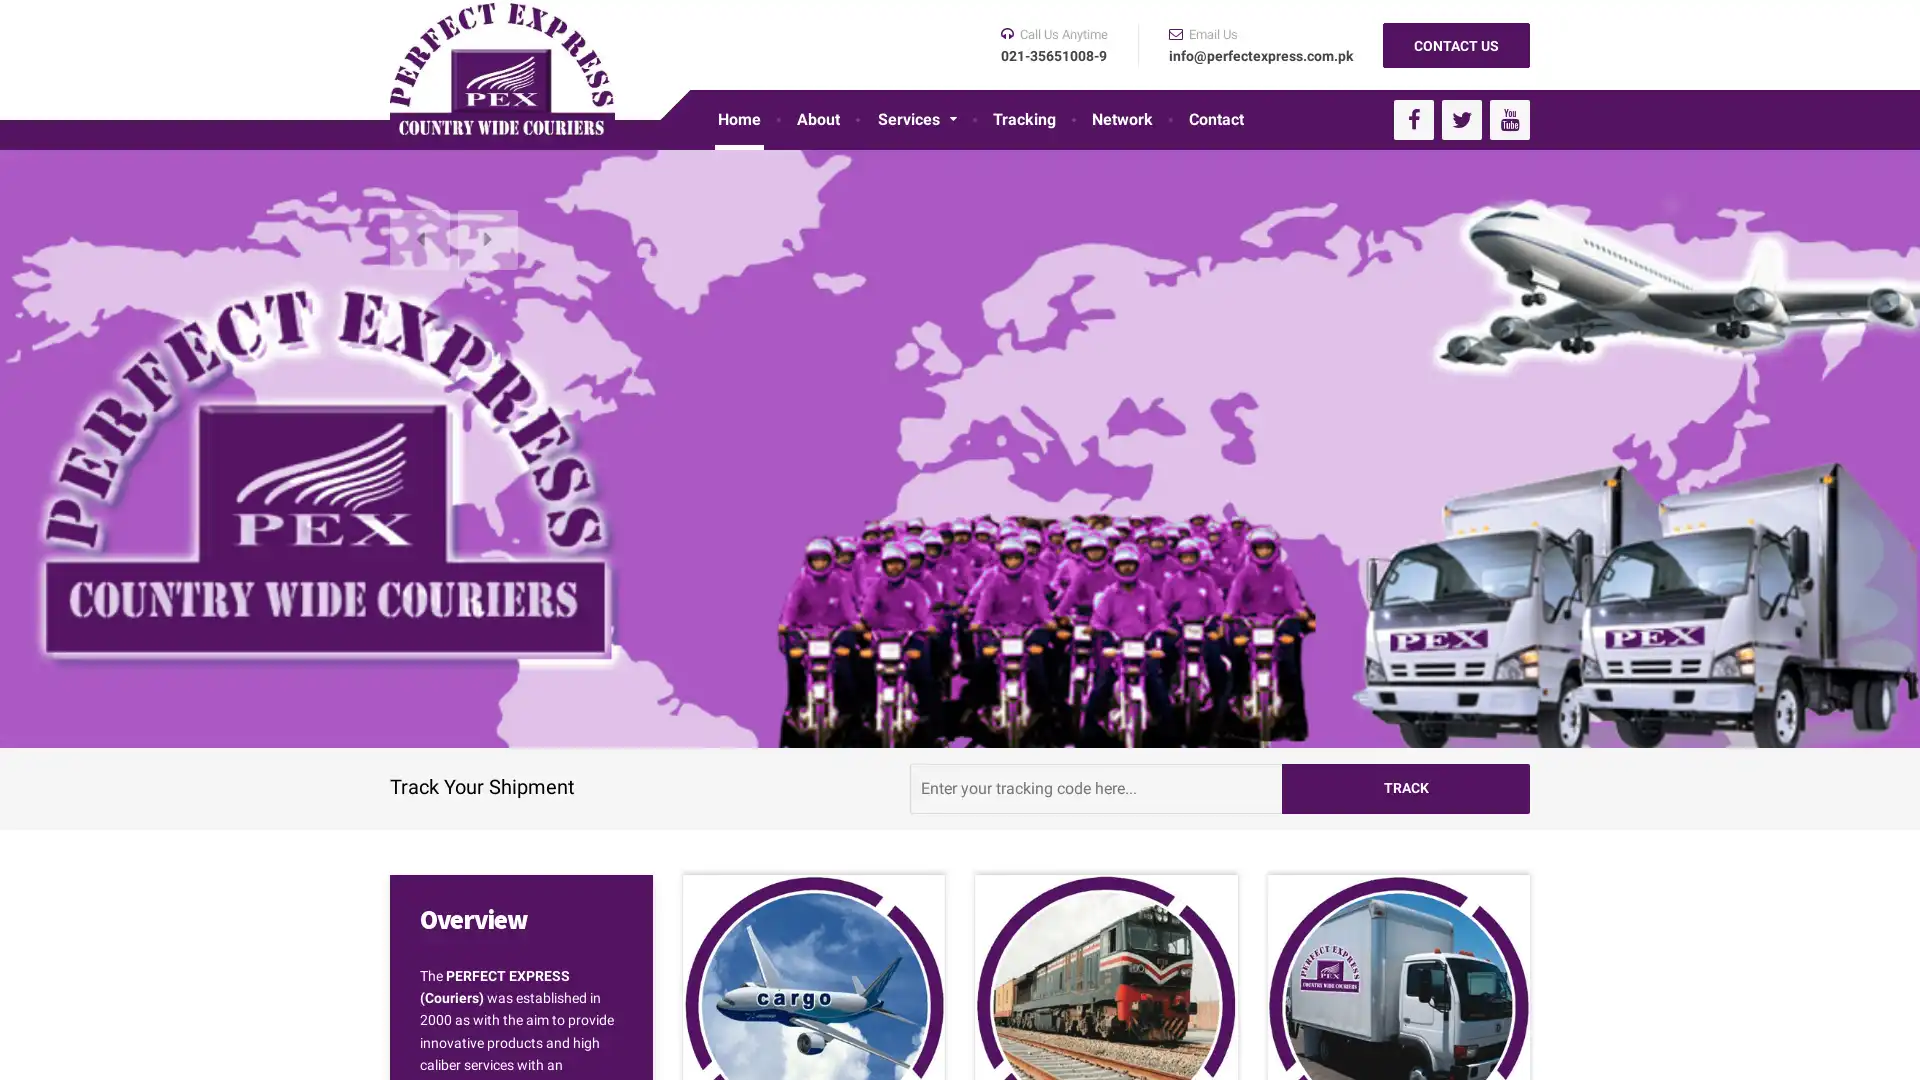 The image size is (1920, 1080). I want to click on TRACK, so click(1405, 786).